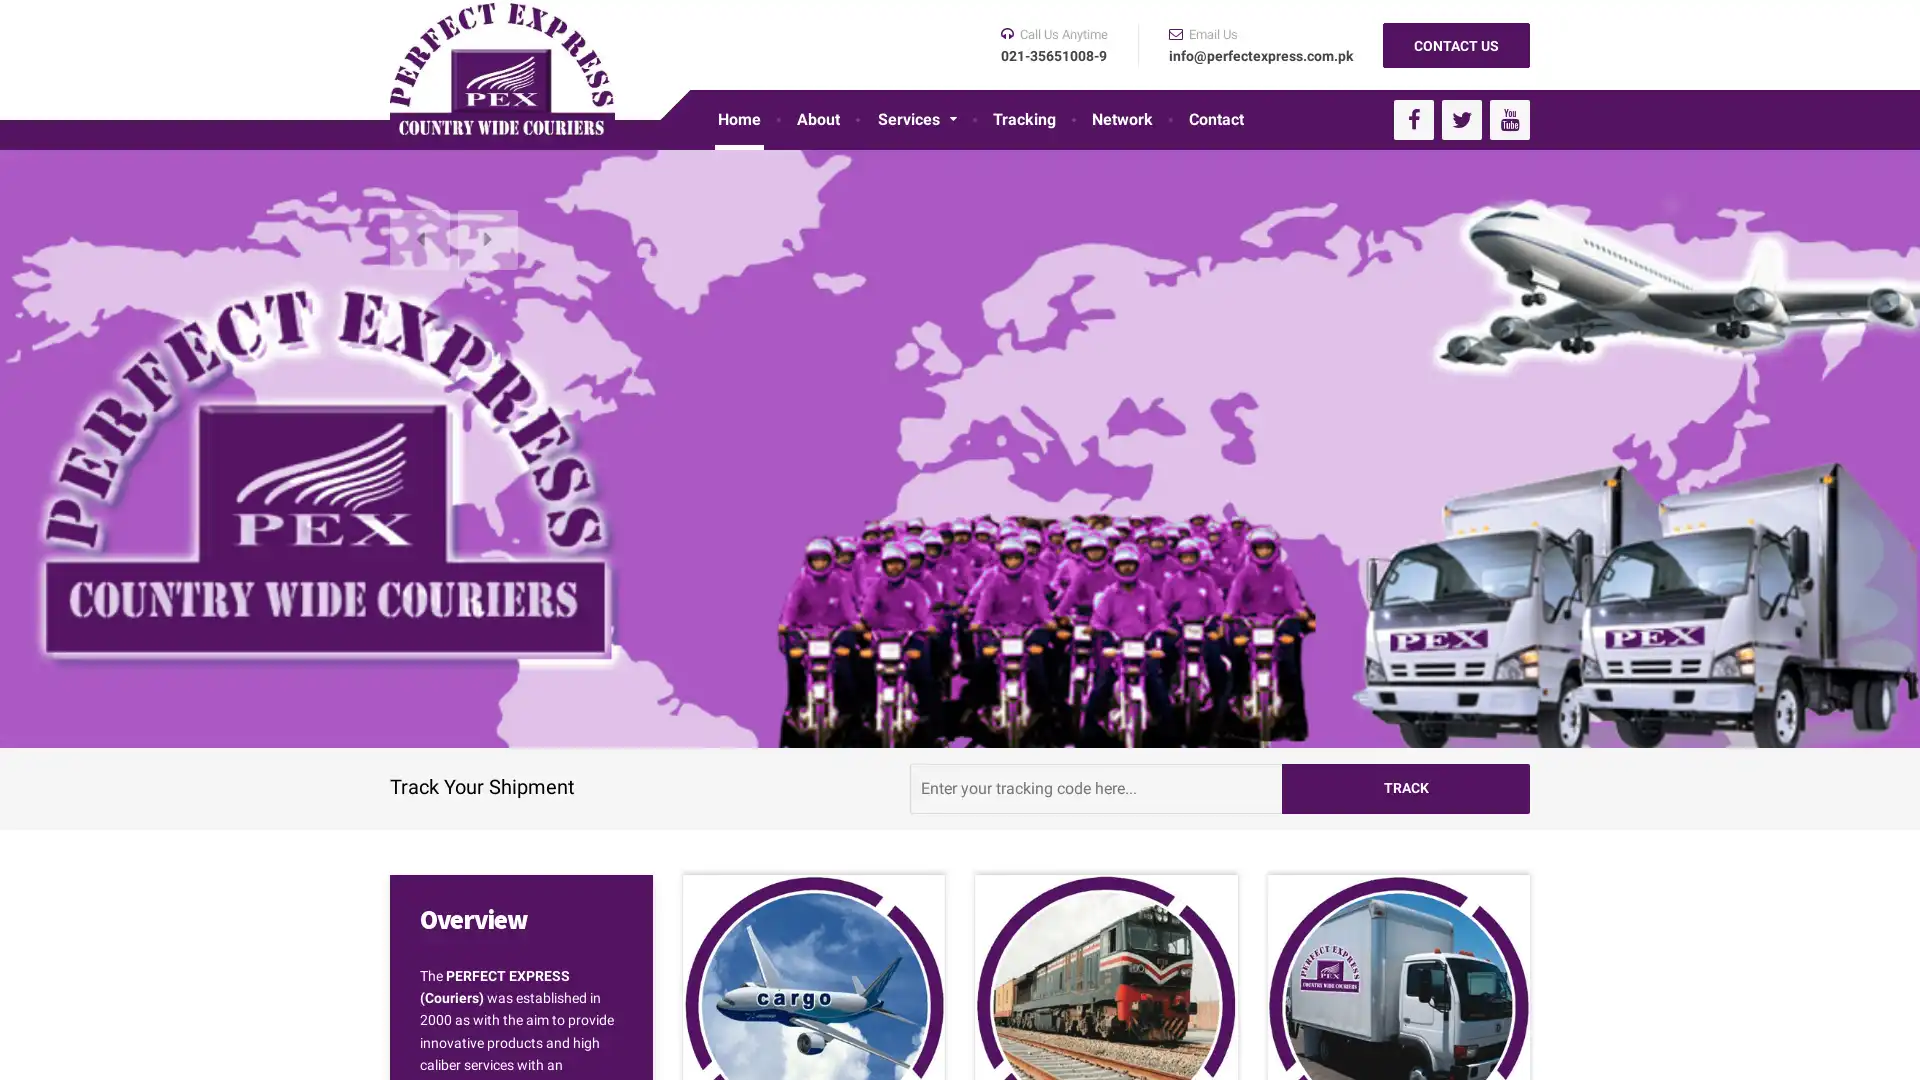 The image size is (1920, 1080). I want to click on TRACK, so click(1405, 786).